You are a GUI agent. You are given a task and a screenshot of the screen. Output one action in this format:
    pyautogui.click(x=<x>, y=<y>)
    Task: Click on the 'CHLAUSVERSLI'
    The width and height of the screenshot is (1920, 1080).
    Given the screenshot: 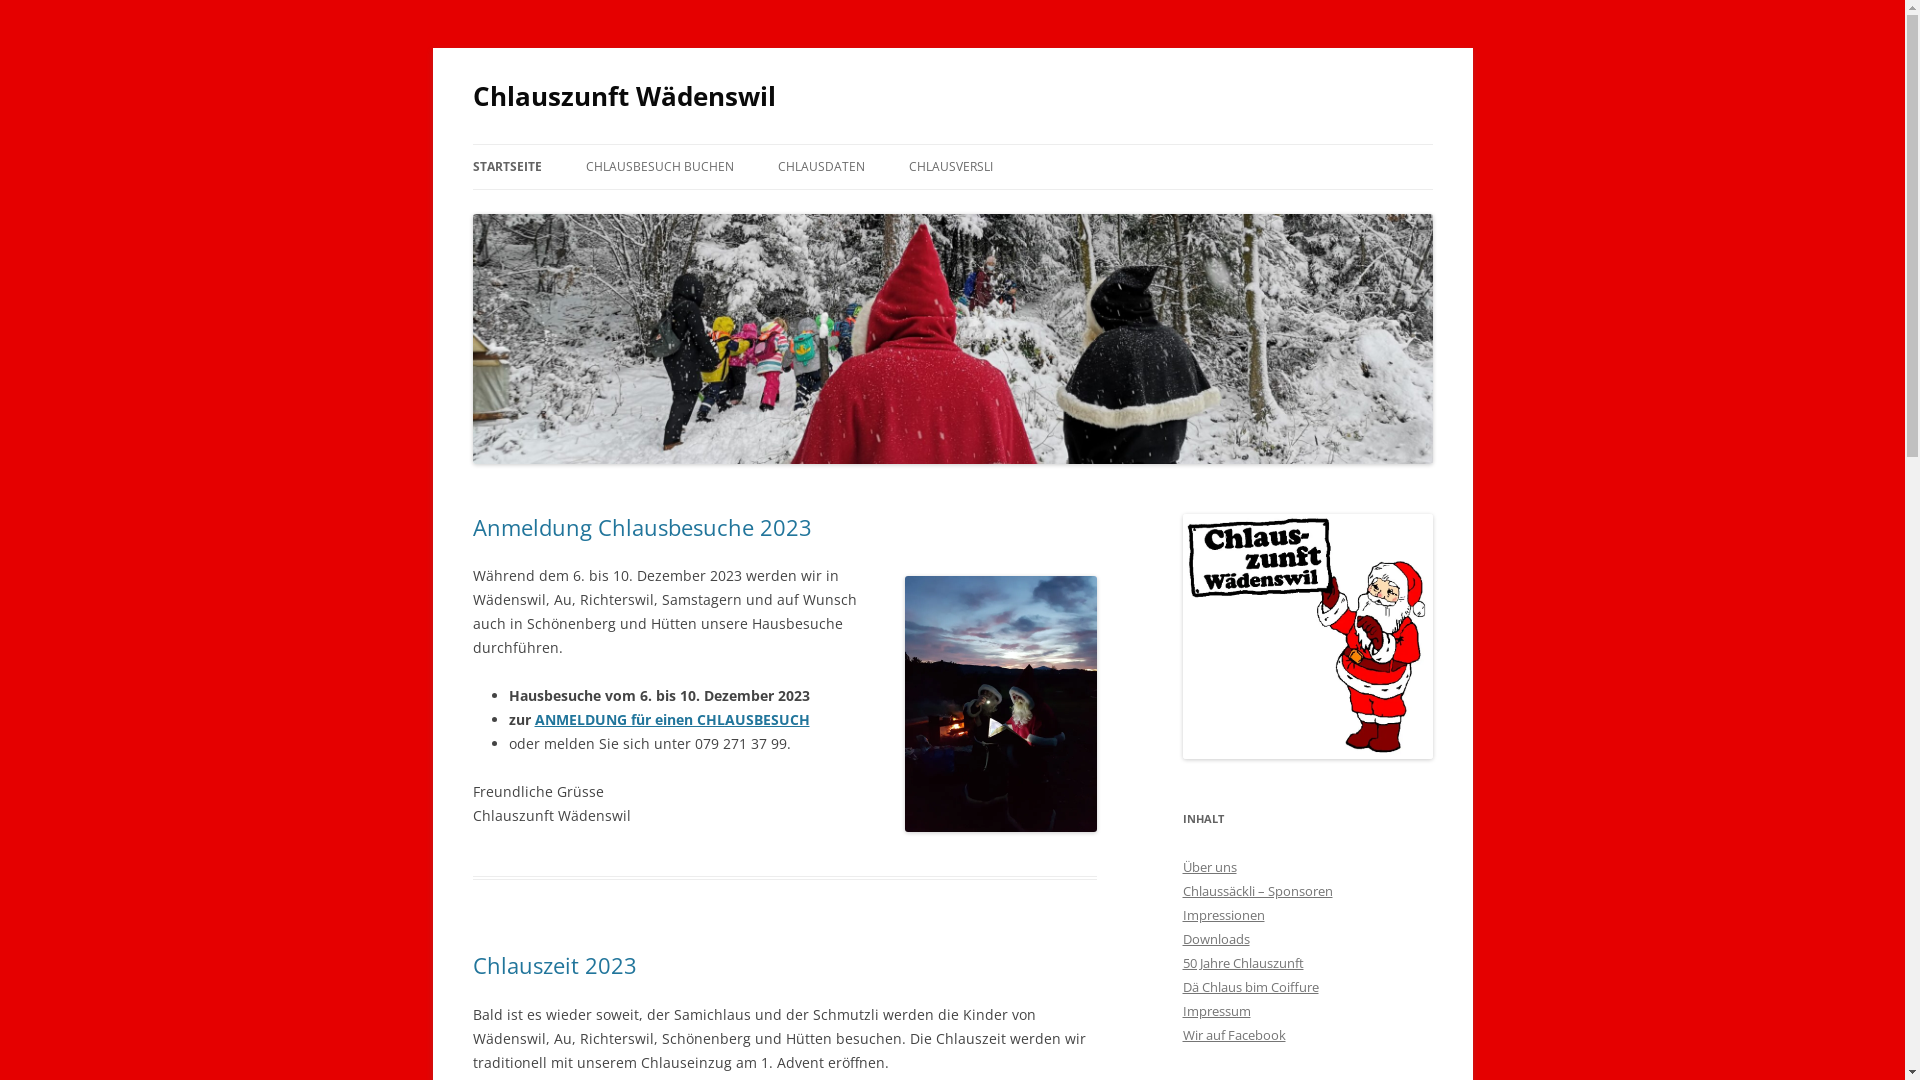 What is the action you would take?
    pyautogui.click(x=949, y=165)
    